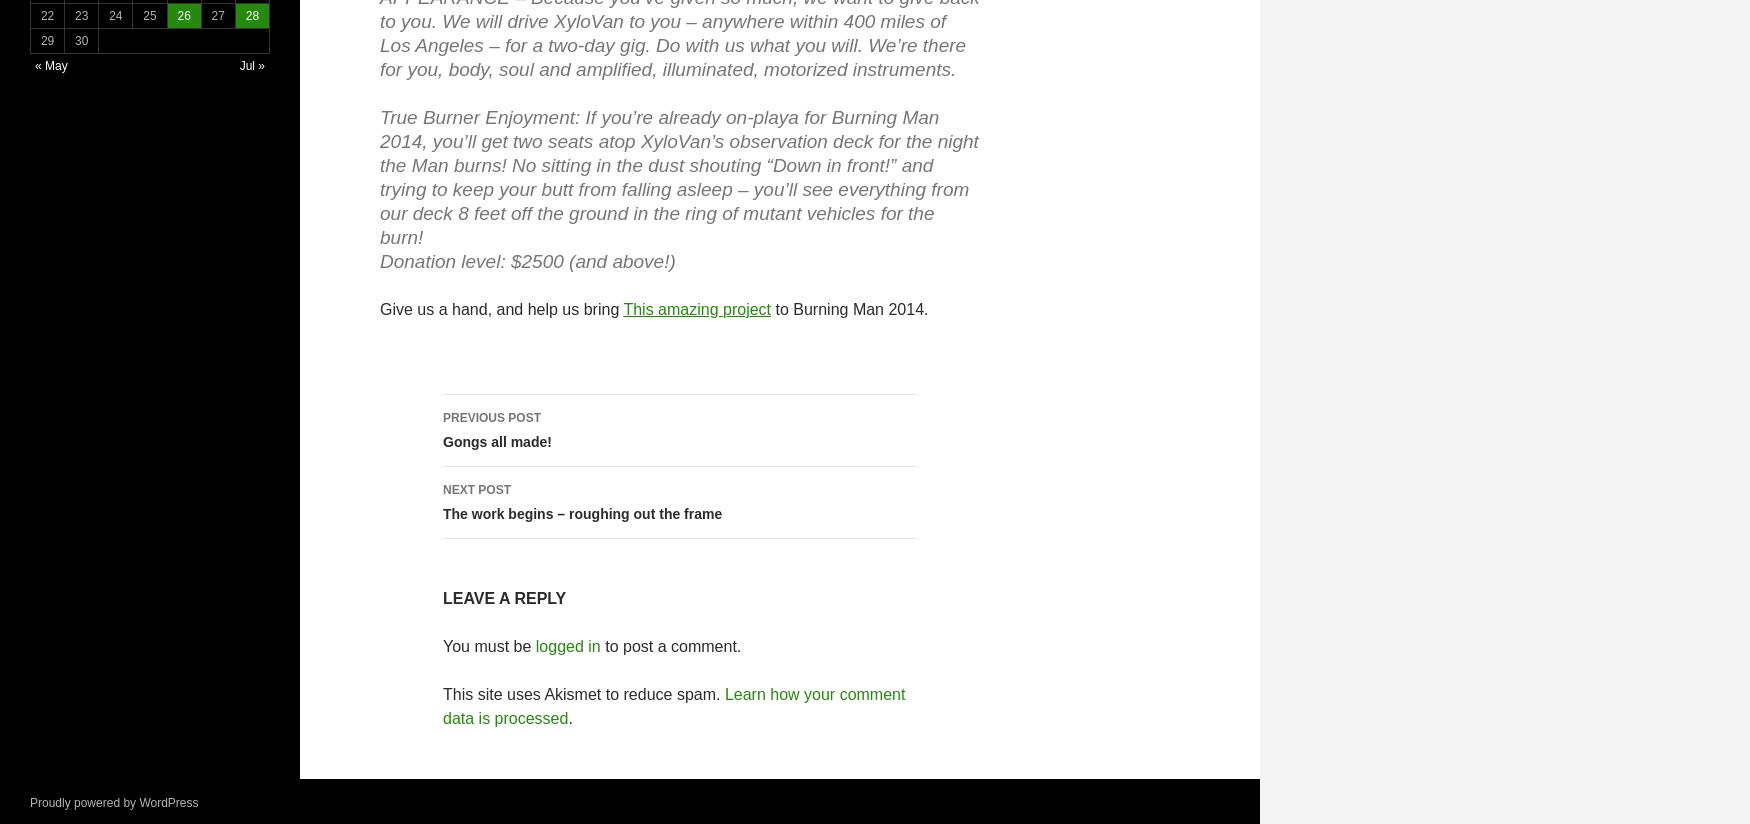 Image resolution: width=1750 pixels, height=824 pixels. I want to click on 'Leave a Reply', so click(503, 598).